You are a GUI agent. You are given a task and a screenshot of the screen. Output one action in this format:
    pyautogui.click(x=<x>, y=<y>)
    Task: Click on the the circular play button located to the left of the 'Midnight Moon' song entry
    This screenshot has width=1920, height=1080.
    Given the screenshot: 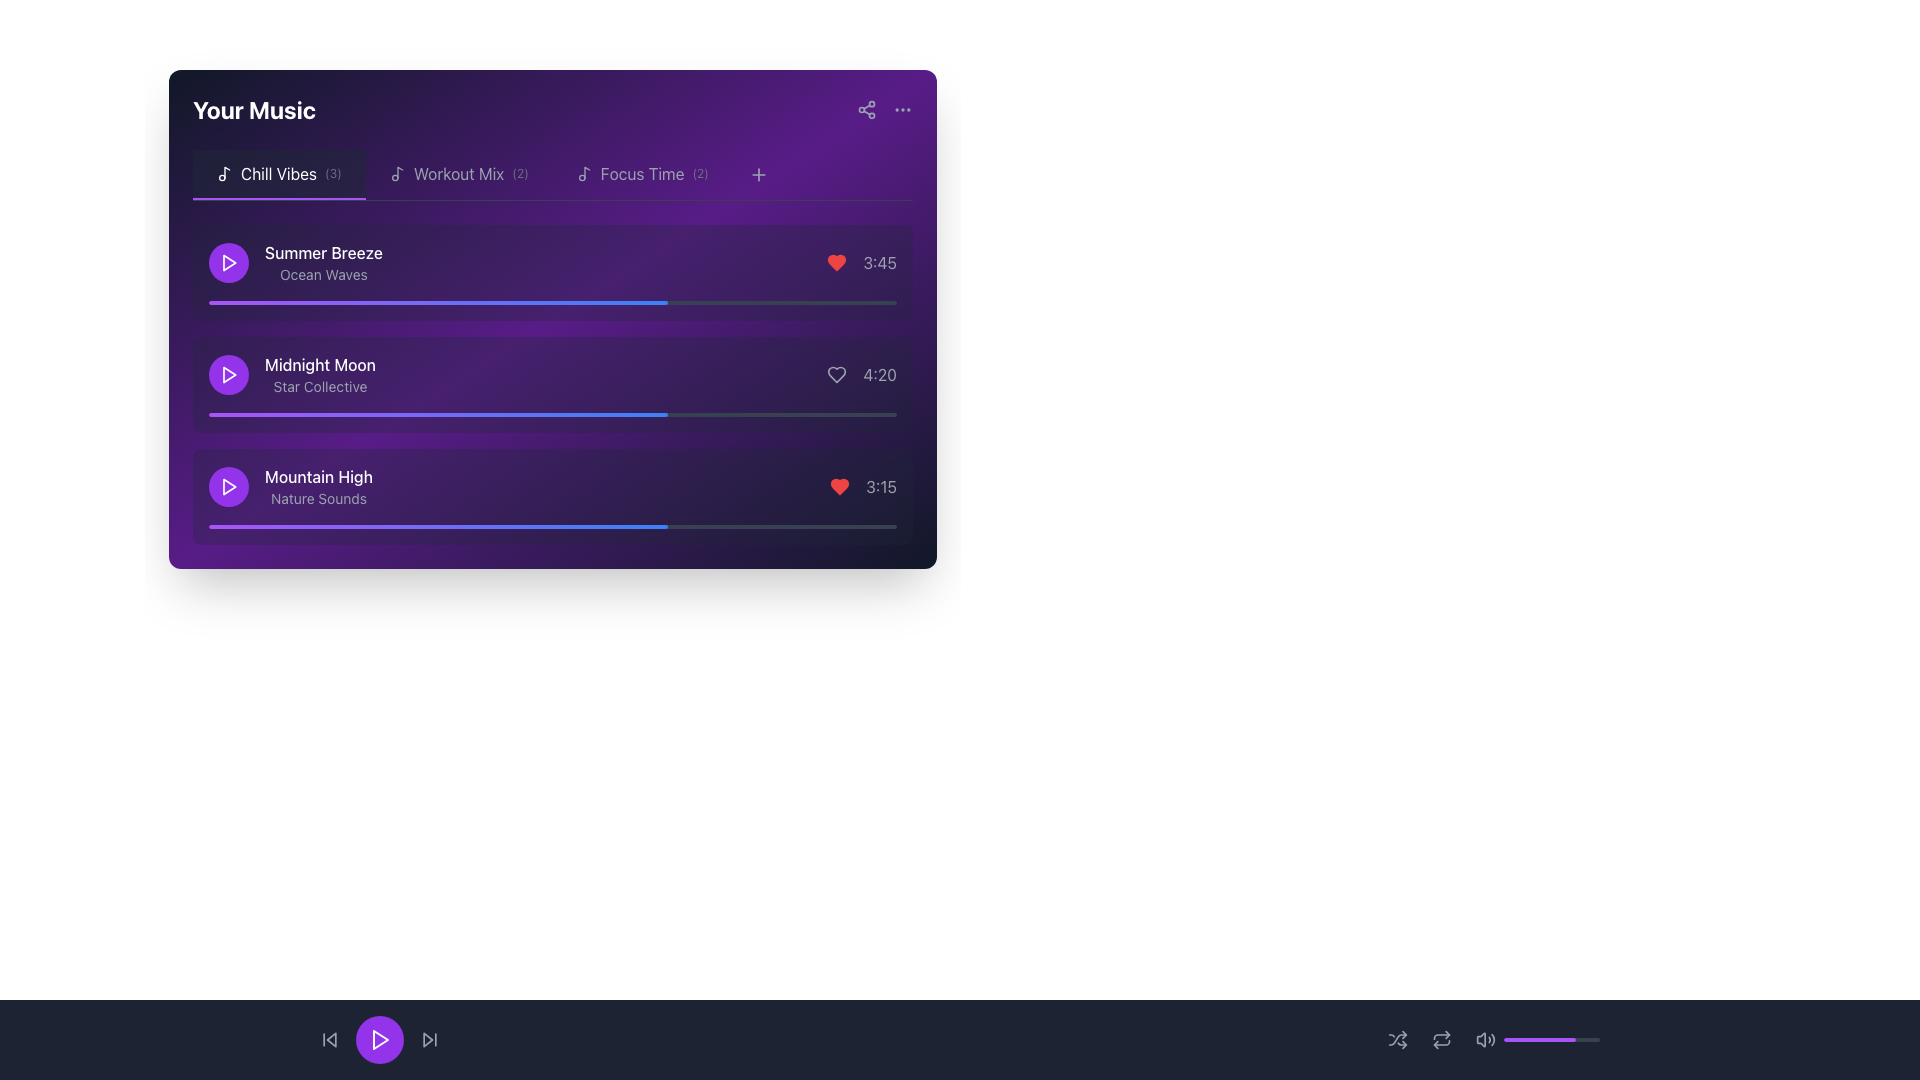 What is the action you would take?
    pyautogui.click(x=229, y=374)
    